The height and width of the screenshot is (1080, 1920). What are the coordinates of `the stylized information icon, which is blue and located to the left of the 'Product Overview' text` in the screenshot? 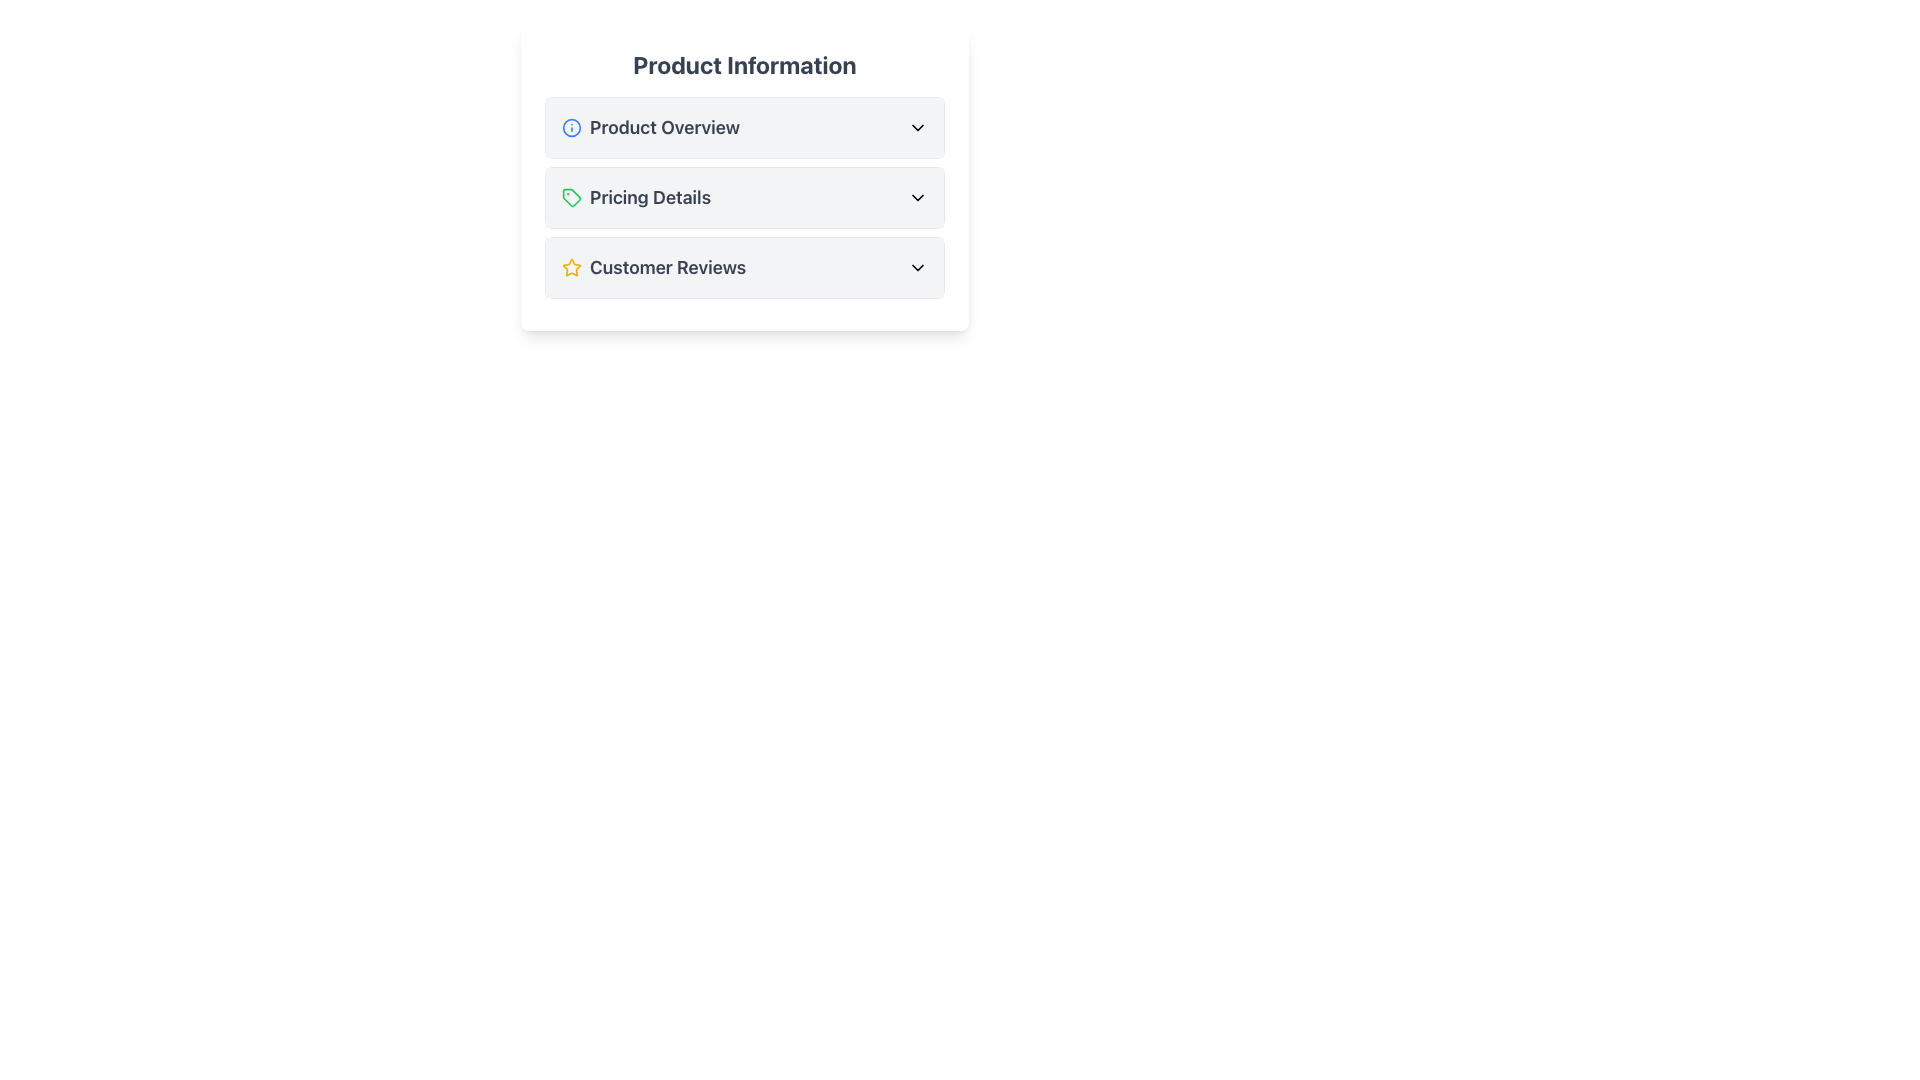 It's located at (570, 127).